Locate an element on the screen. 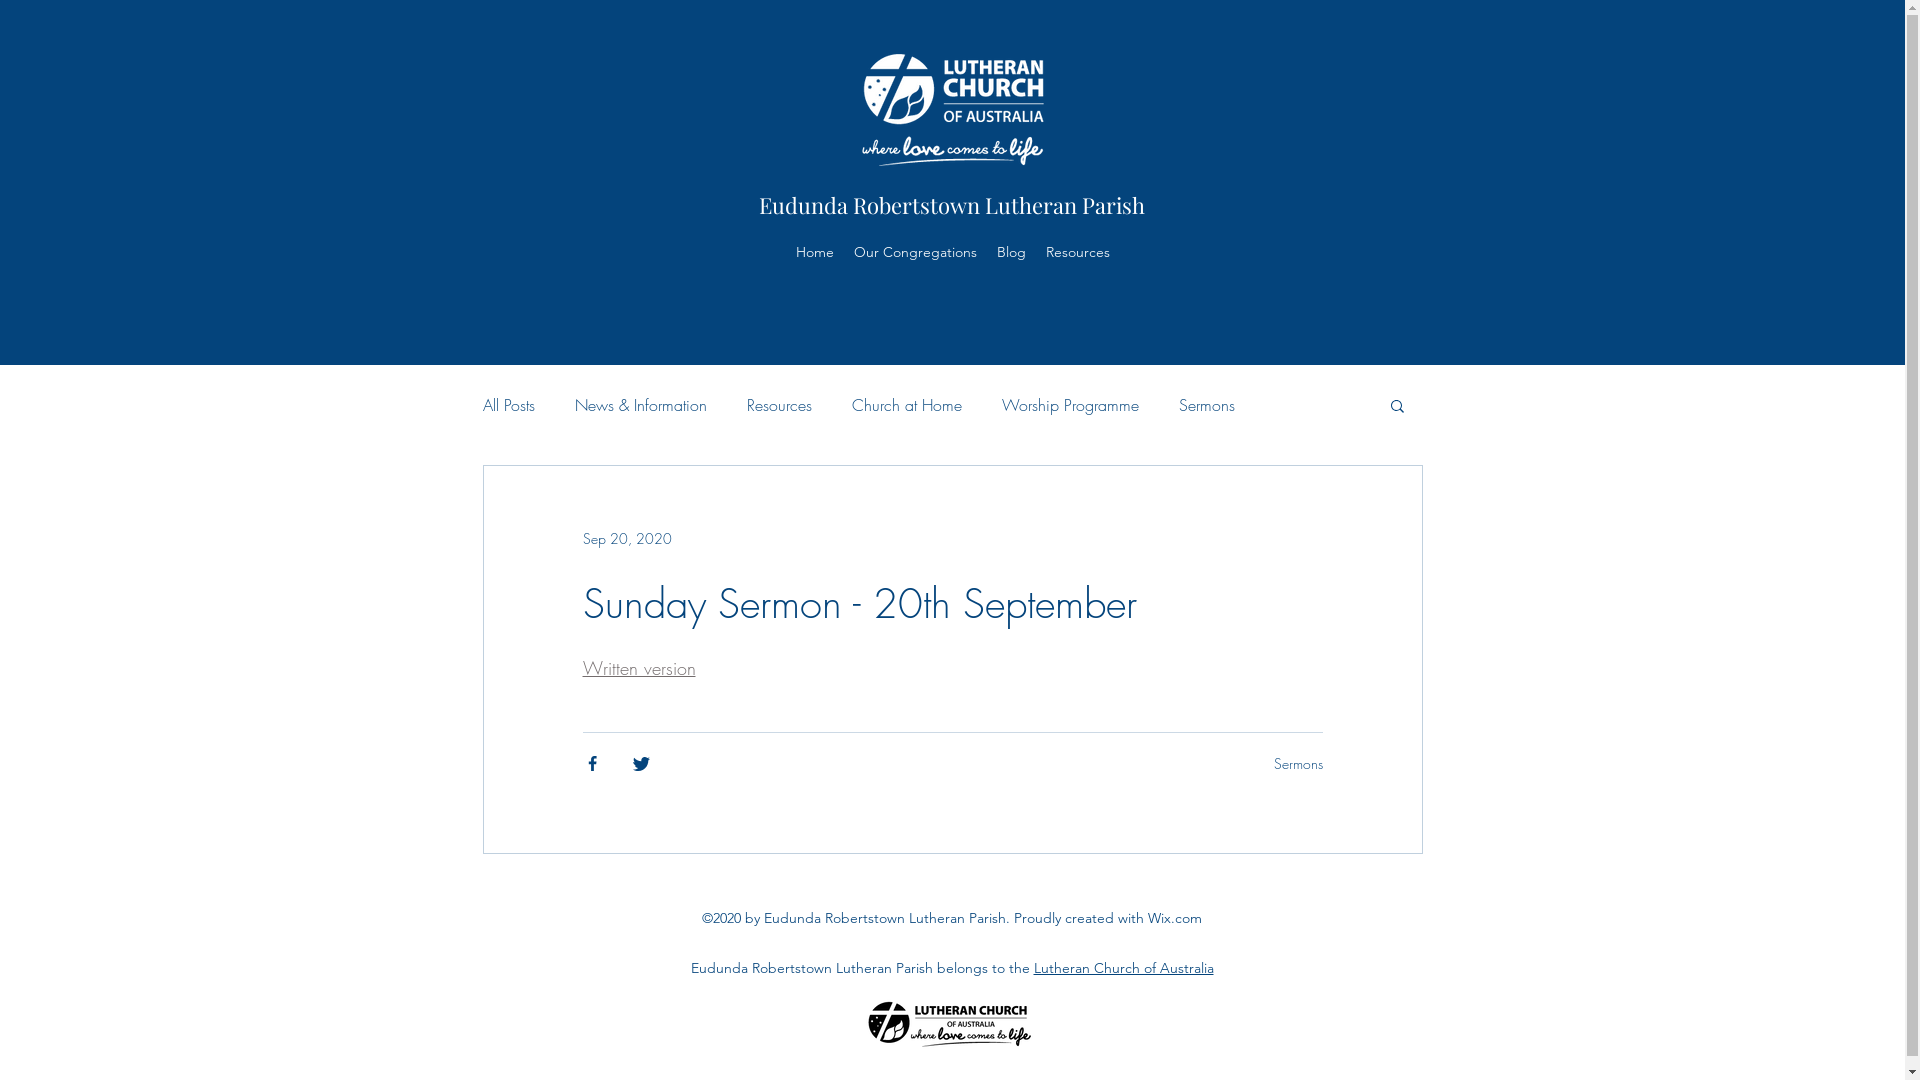  'Home' is located at coordinates (815, 250).